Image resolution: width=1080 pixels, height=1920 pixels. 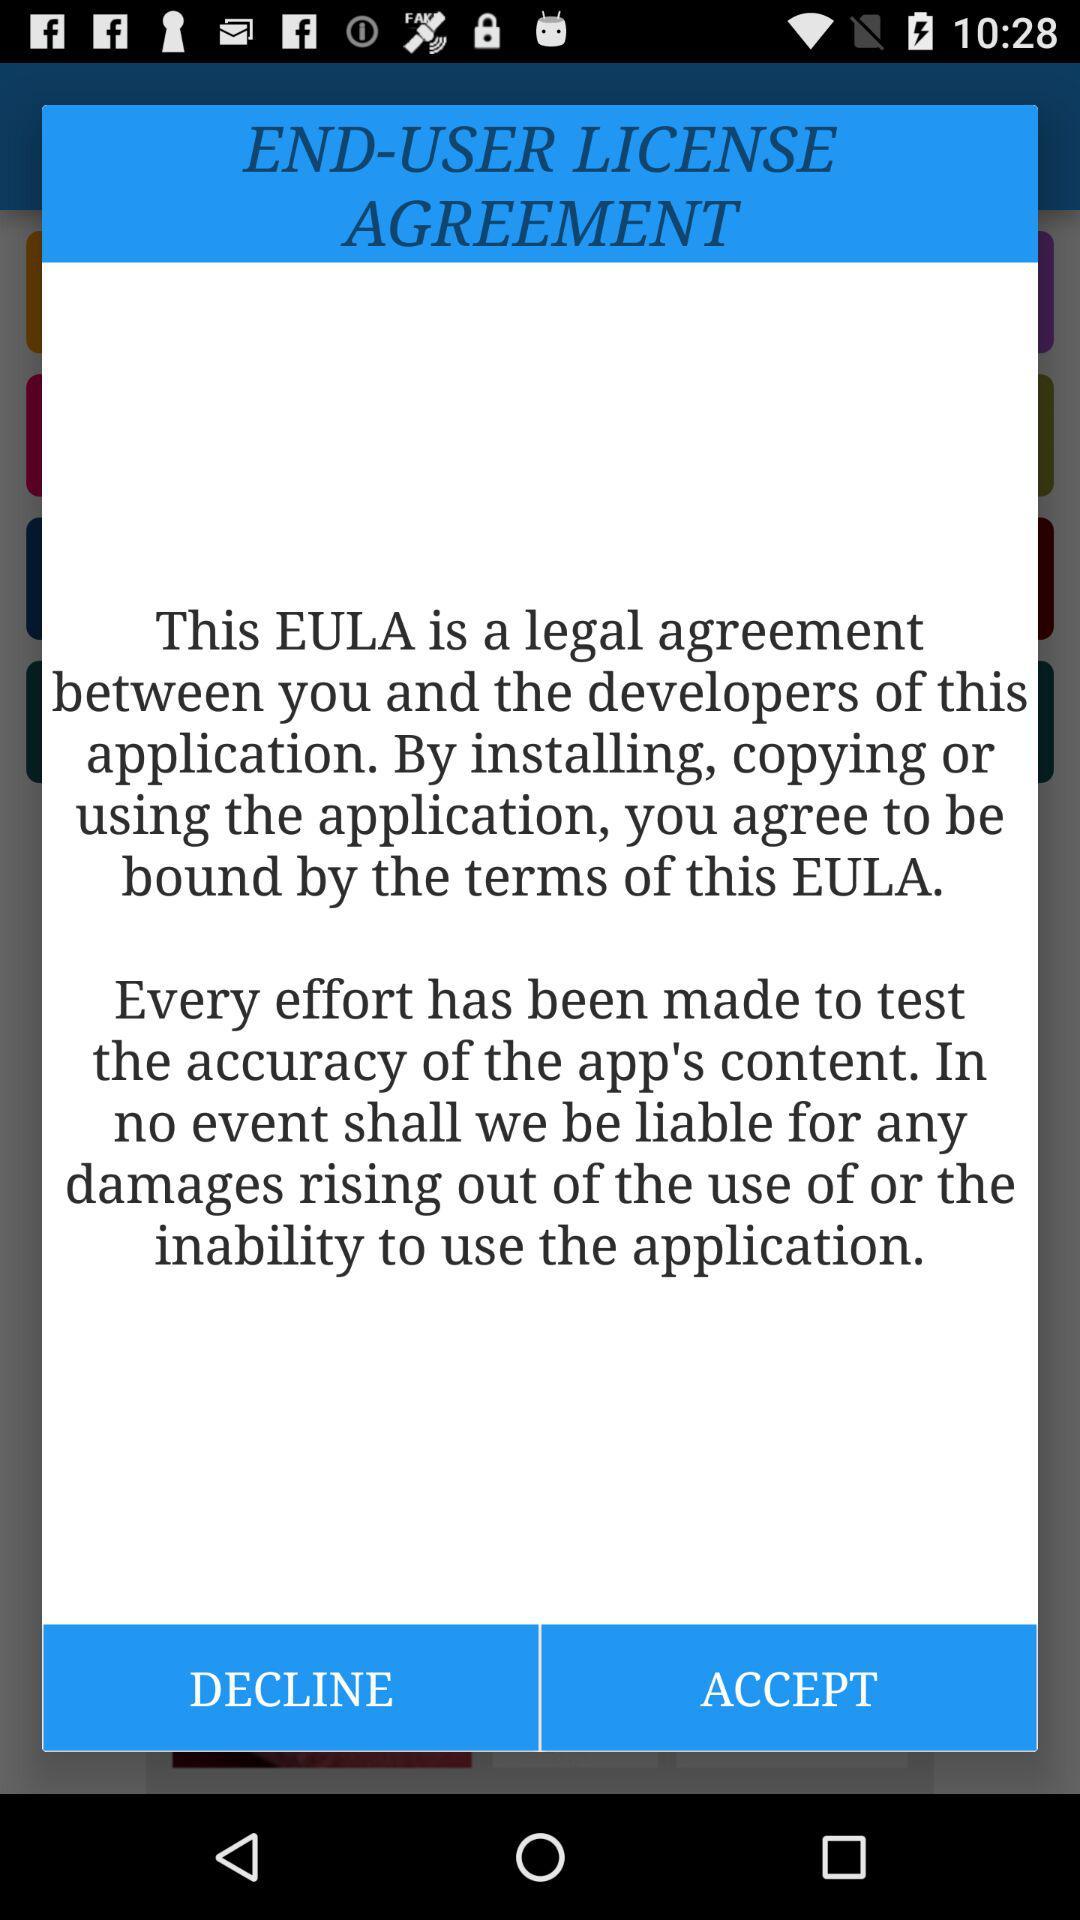 What do you see at coordinates (540, 183) in the screenshot?
I see `the end user license item` at bounding box center [540, 183].